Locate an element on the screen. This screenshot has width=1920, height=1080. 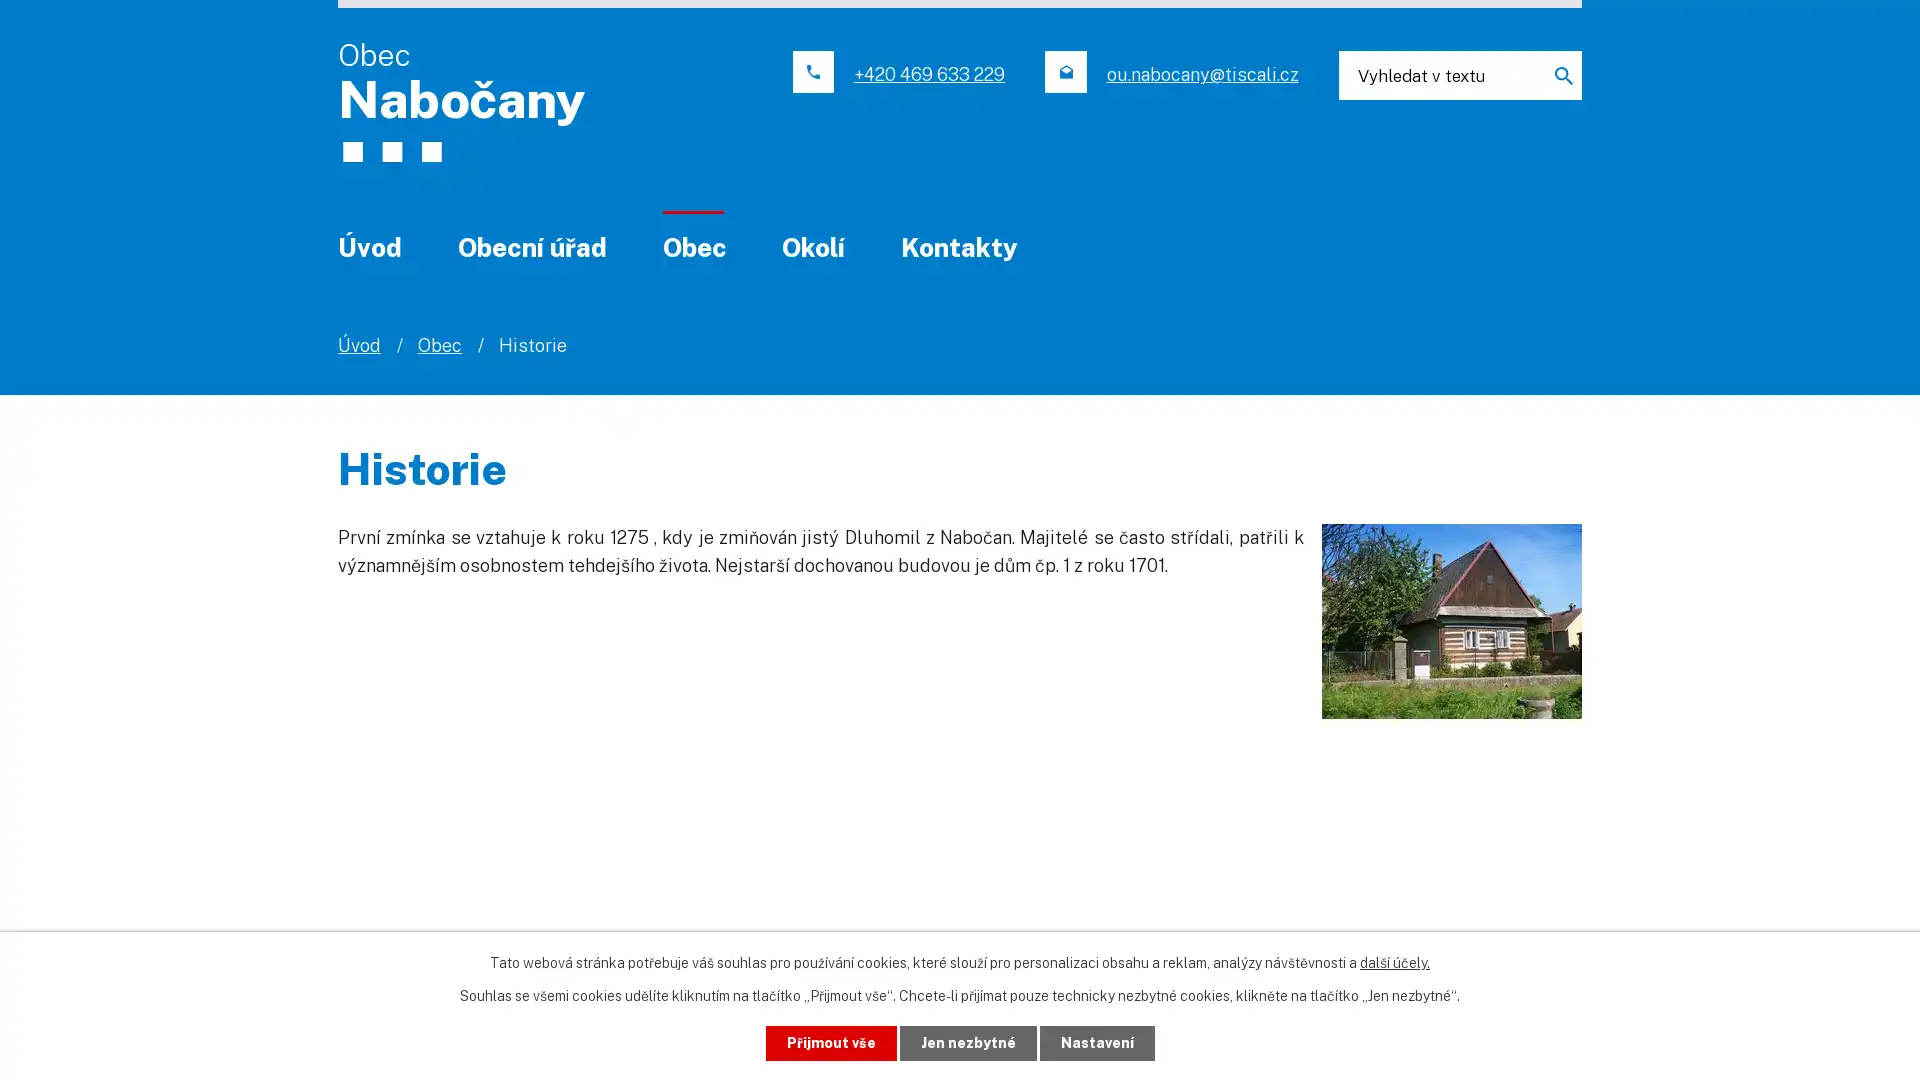
Hledat is located at coordinates (1554, 74).